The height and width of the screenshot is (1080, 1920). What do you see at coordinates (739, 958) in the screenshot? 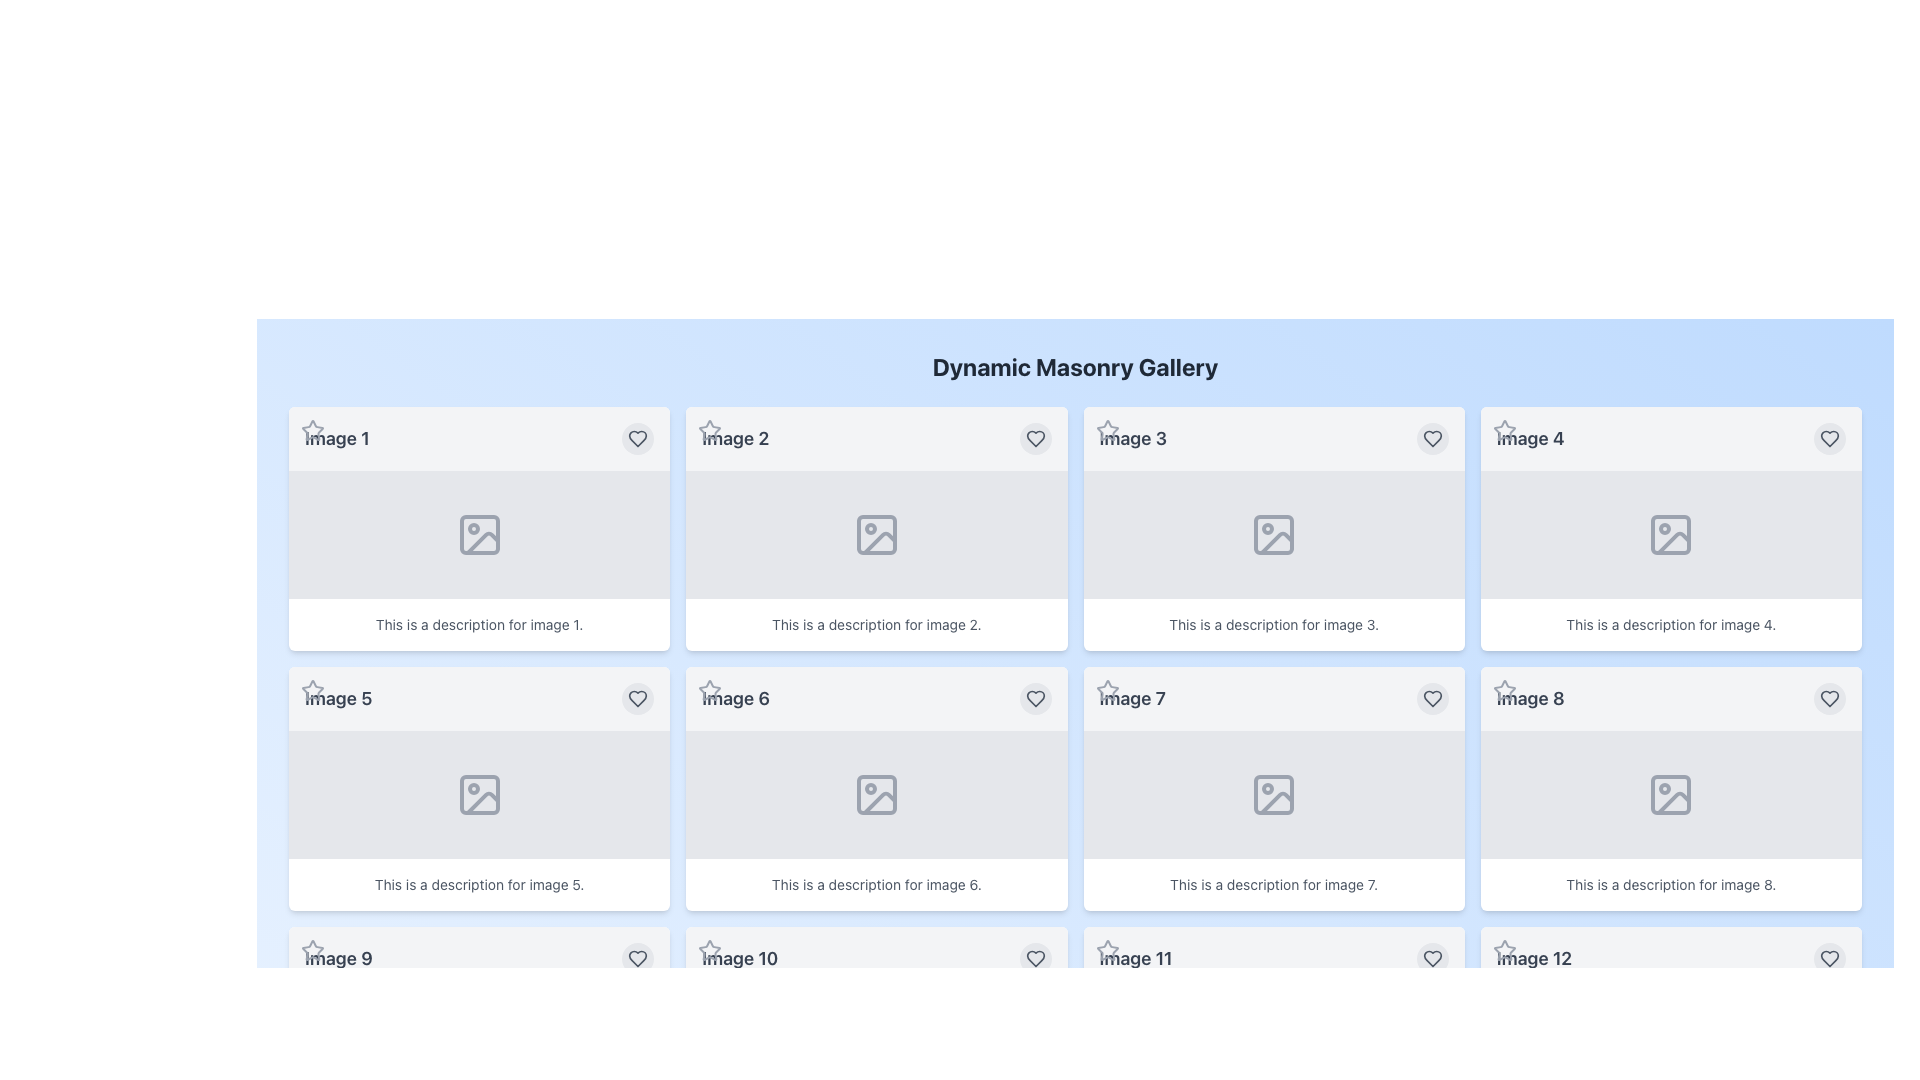
I see `text label displaying 'Image 10', which is styled with a large font size and bold formatting, located in the bottom-left part of the interface` at bounding box center [739, 958].